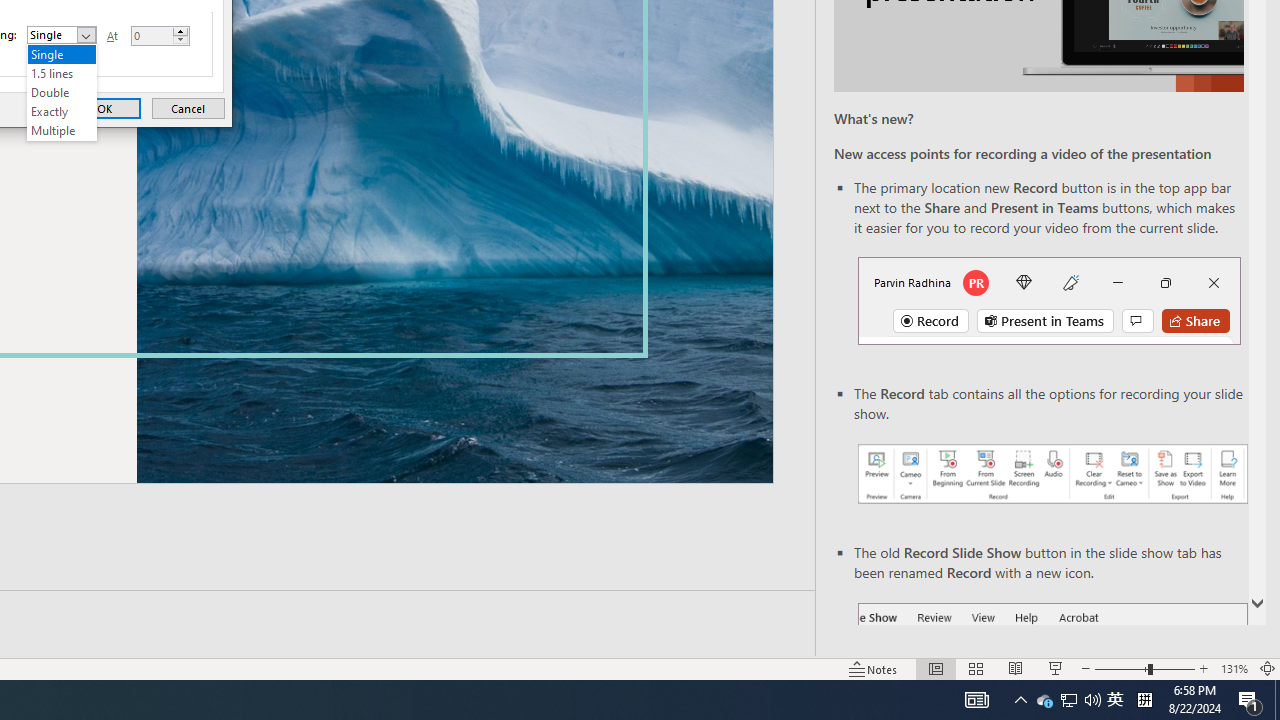 The height and width of the screenshot is (720, 1280). What do you see at coordinates (150, 36) in the screenshot?
I see `'At'` at bounding box center [150, 36].